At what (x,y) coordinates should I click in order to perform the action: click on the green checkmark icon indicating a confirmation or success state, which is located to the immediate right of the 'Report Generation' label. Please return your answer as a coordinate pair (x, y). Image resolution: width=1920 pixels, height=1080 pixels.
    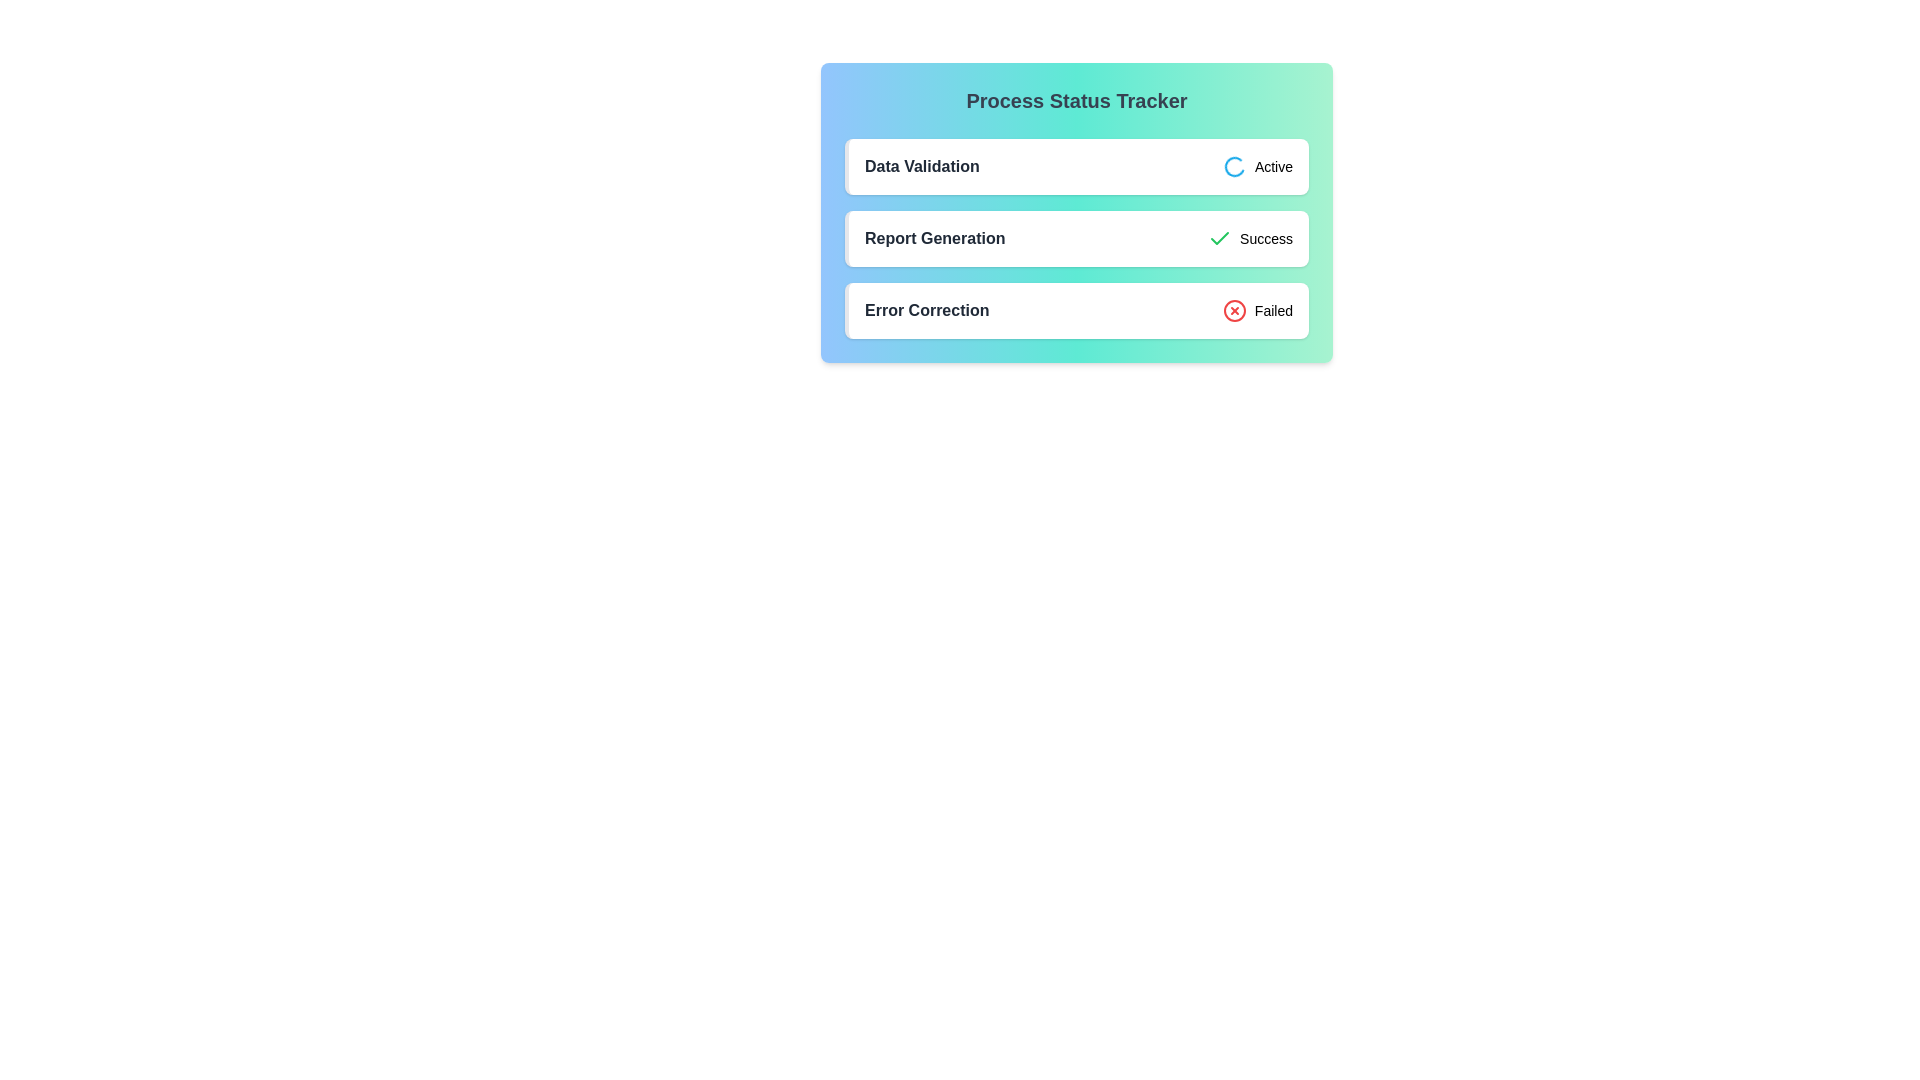
    Looking at the image, I should click on (1219, 238).